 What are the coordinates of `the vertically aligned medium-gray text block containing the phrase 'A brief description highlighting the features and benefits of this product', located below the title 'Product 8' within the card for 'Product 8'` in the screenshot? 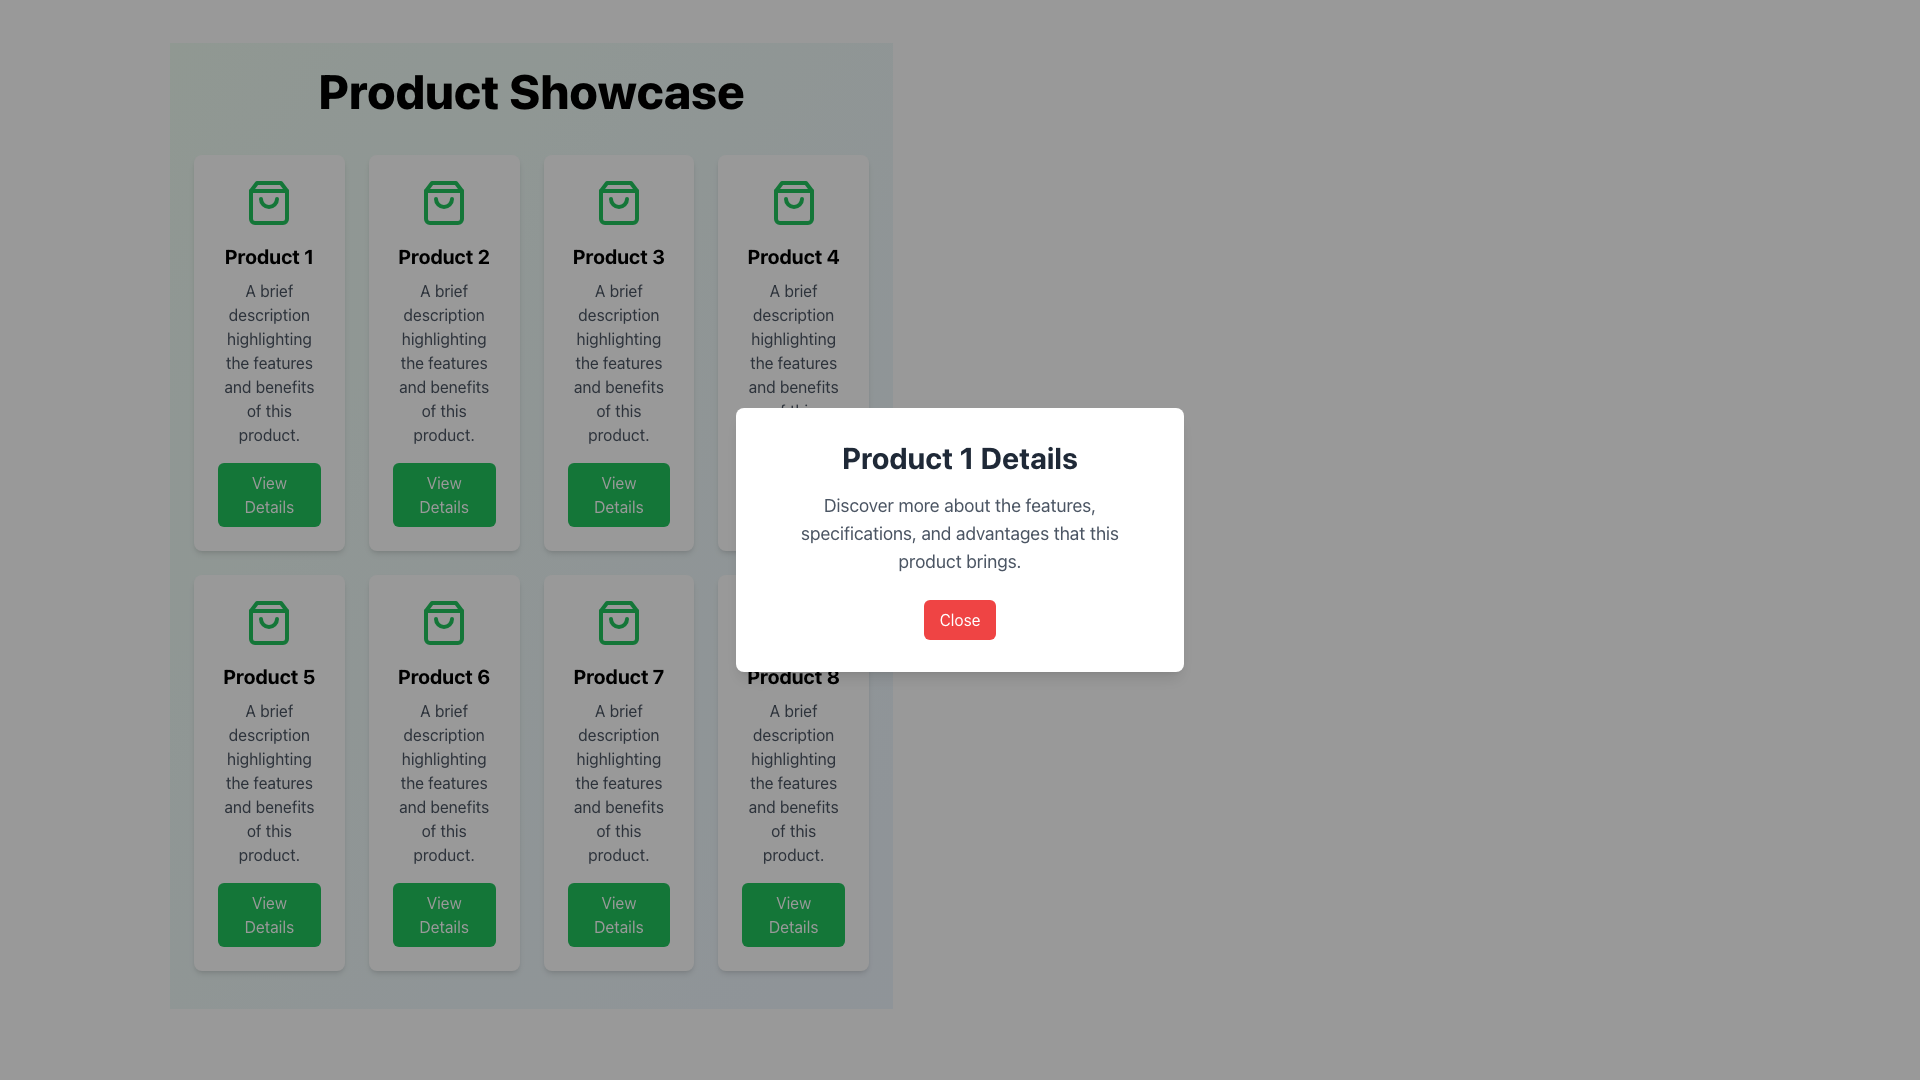 It's located at (792, 782).